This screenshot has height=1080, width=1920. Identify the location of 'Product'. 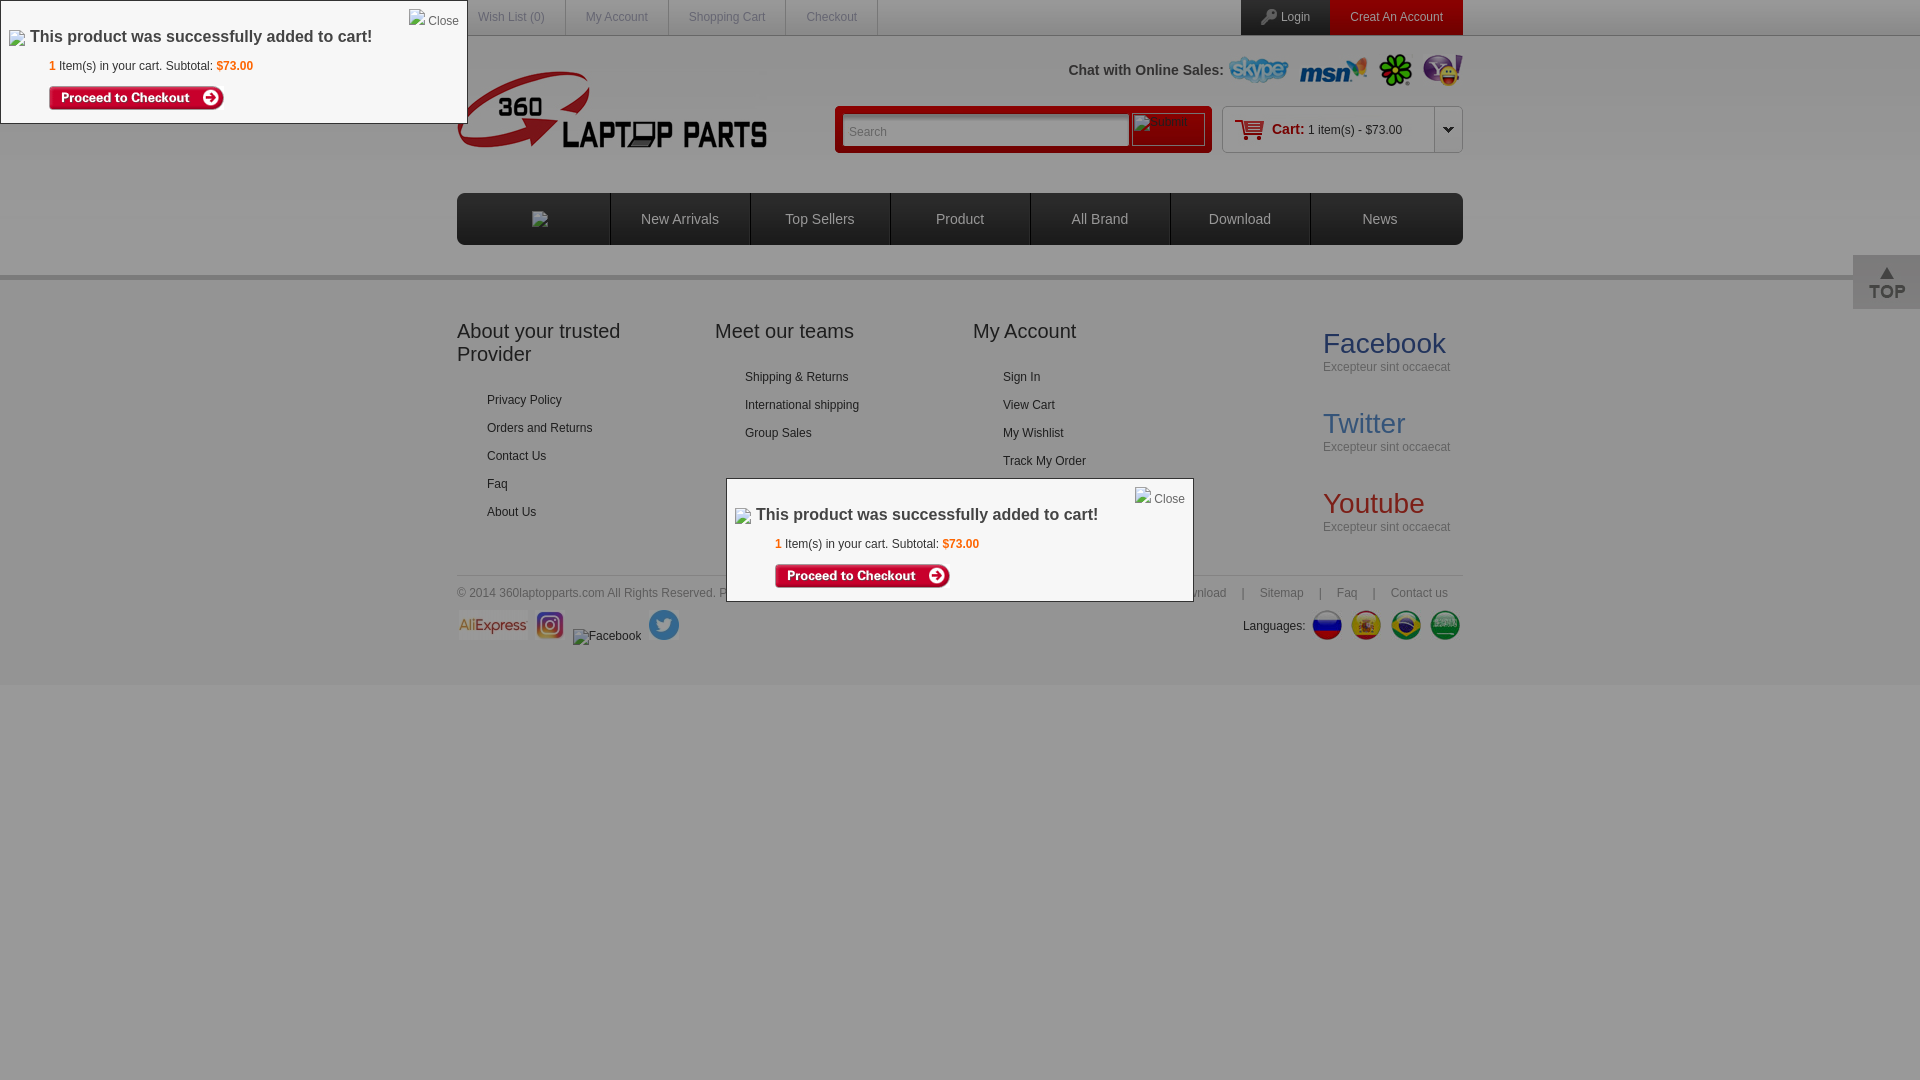
(960, 219).